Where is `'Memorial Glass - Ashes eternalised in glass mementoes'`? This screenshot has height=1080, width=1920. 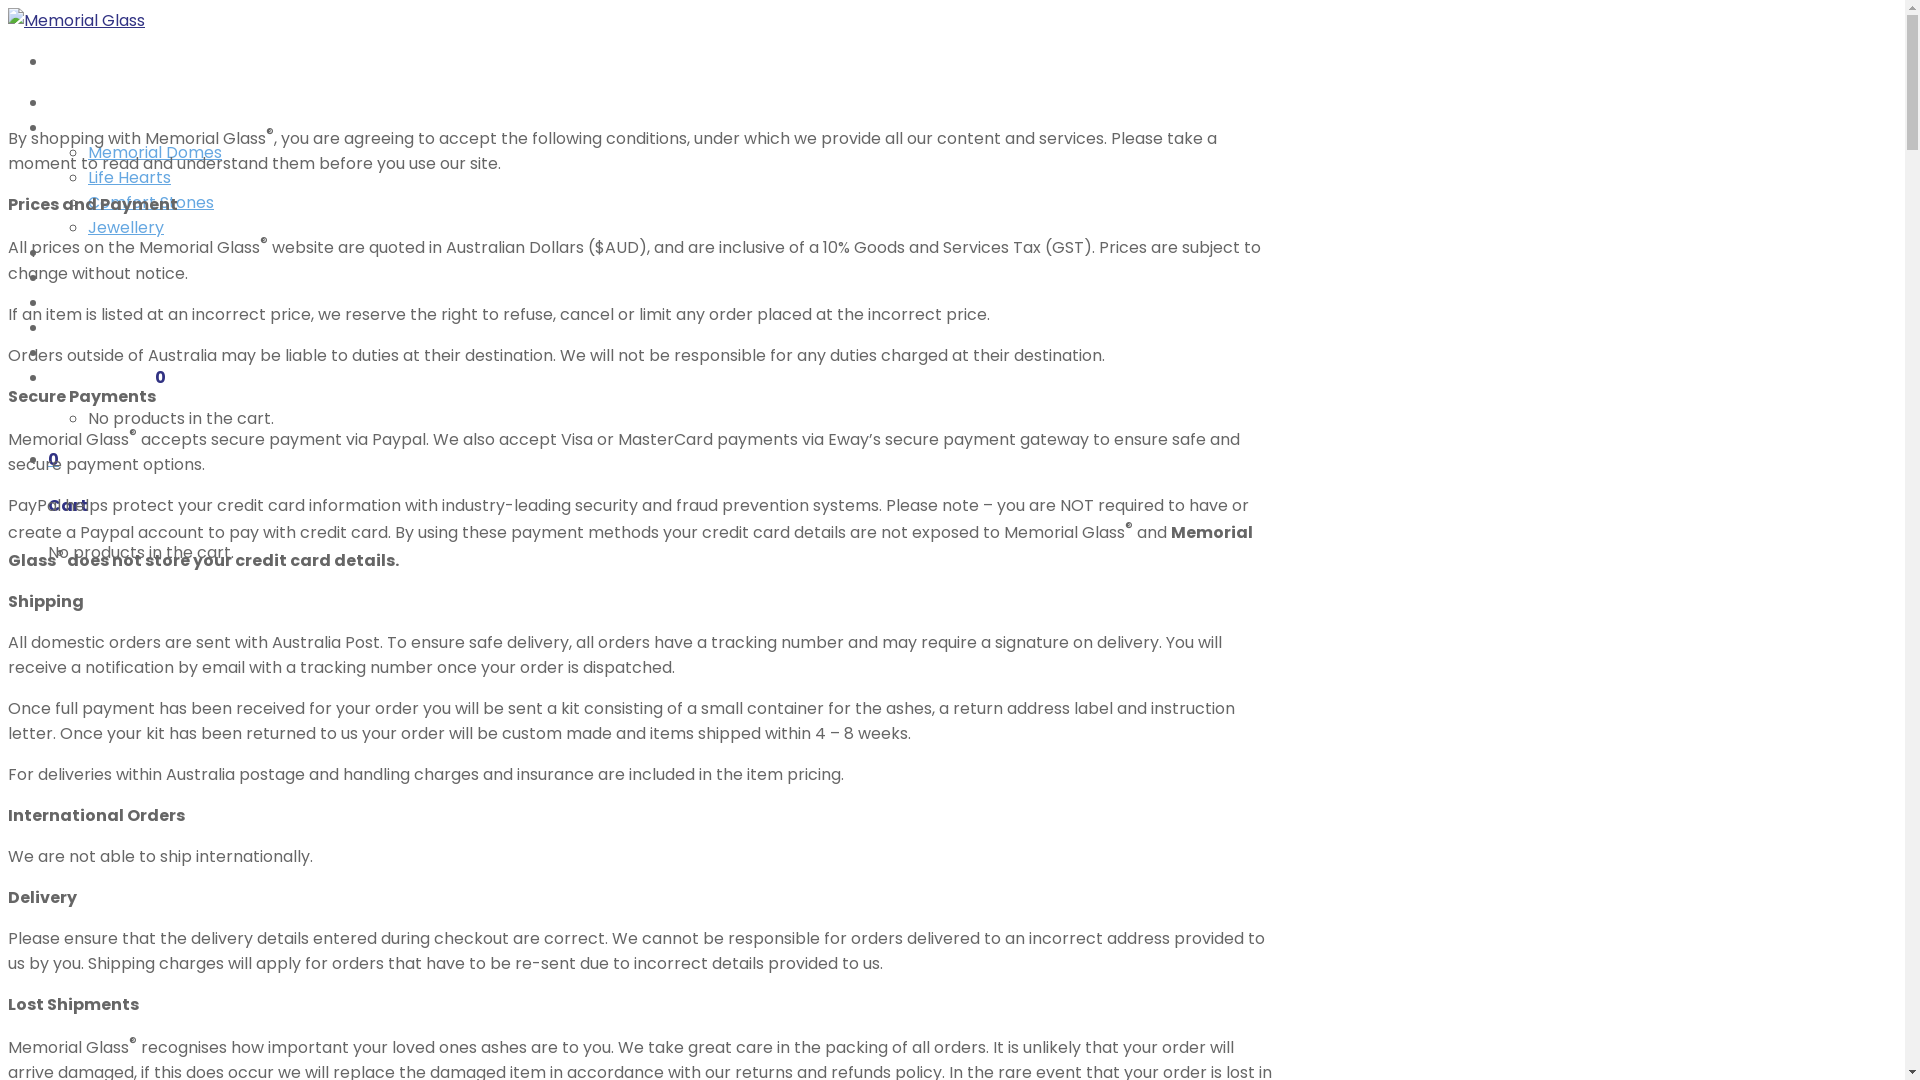
'Memorial Glass - Ashes eternalised in glass mementoes' is located at coordinates (76, 20).